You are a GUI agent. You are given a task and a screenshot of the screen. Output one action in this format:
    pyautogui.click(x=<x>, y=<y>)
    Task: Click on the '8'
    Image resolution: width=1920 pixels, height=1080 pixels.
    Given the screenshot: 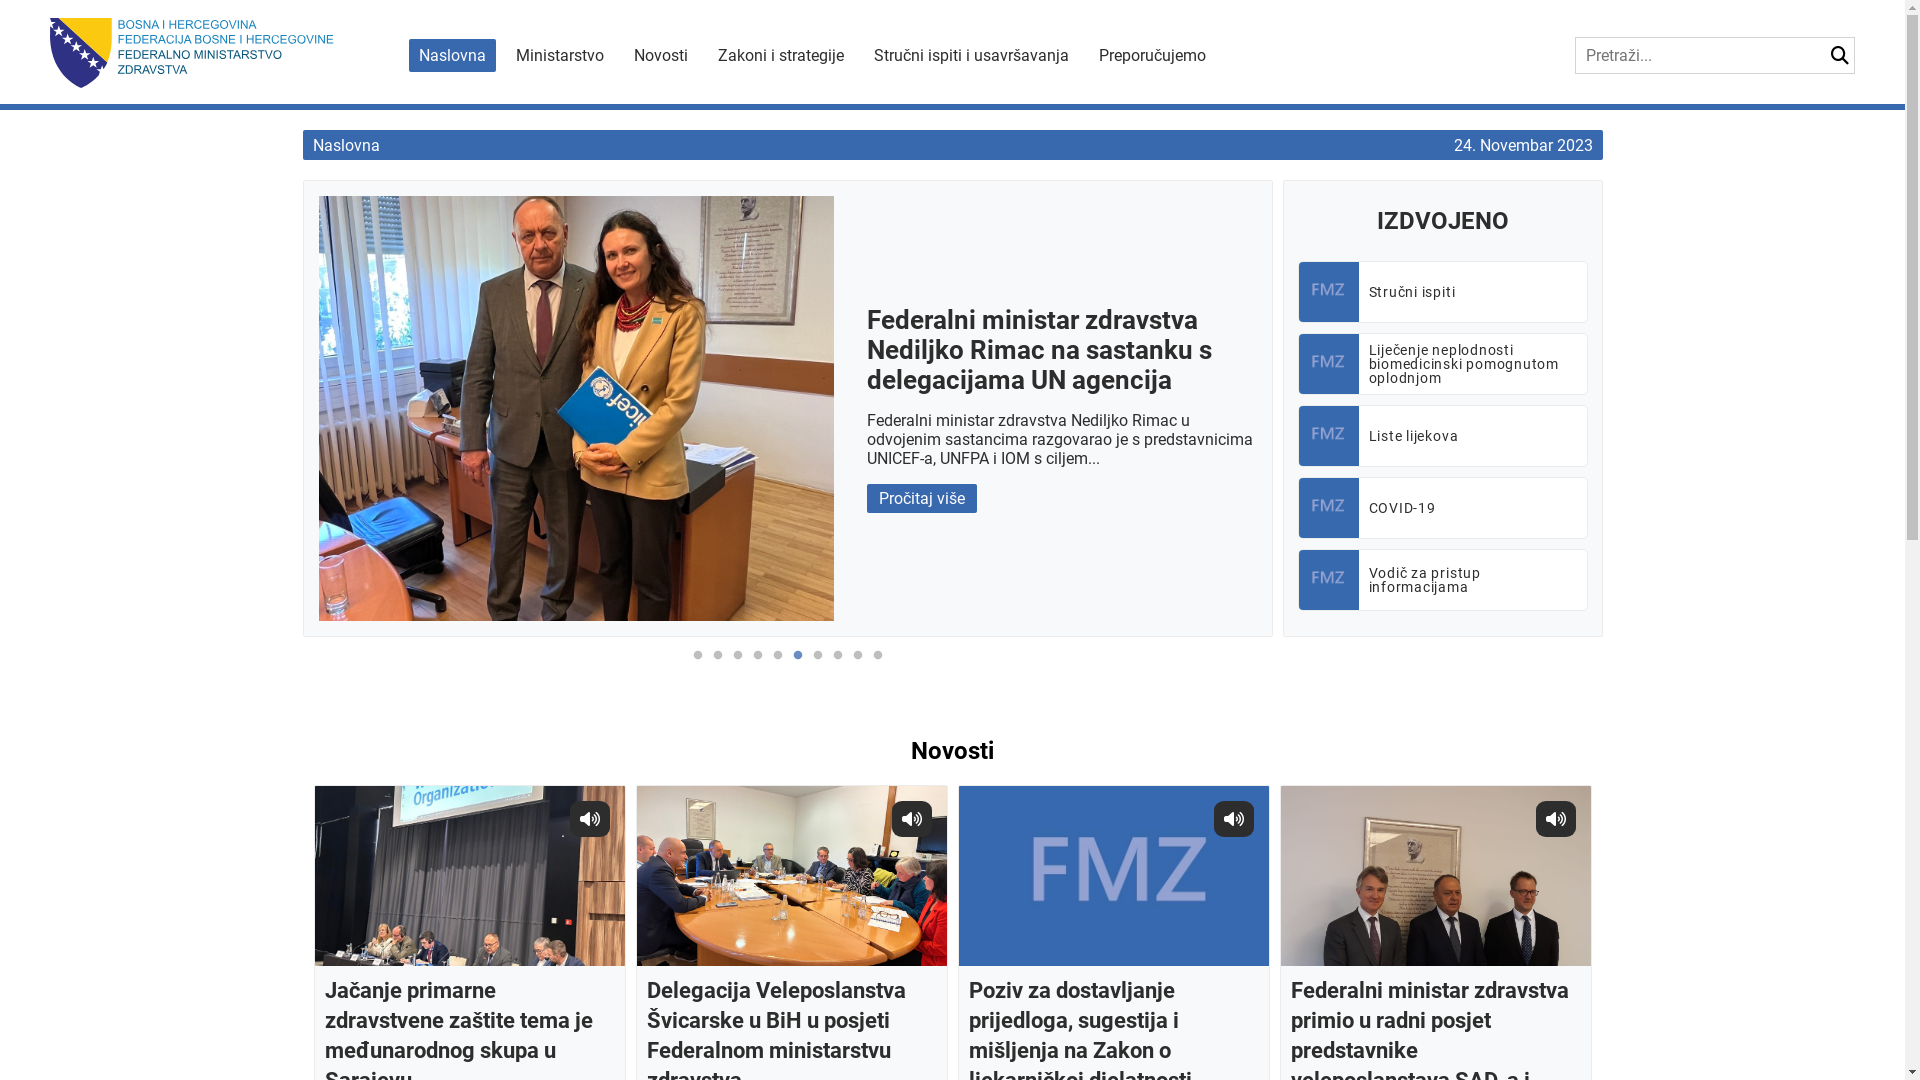 What is the action you would take?
    pyautogui.click(x=828, y=666)
    